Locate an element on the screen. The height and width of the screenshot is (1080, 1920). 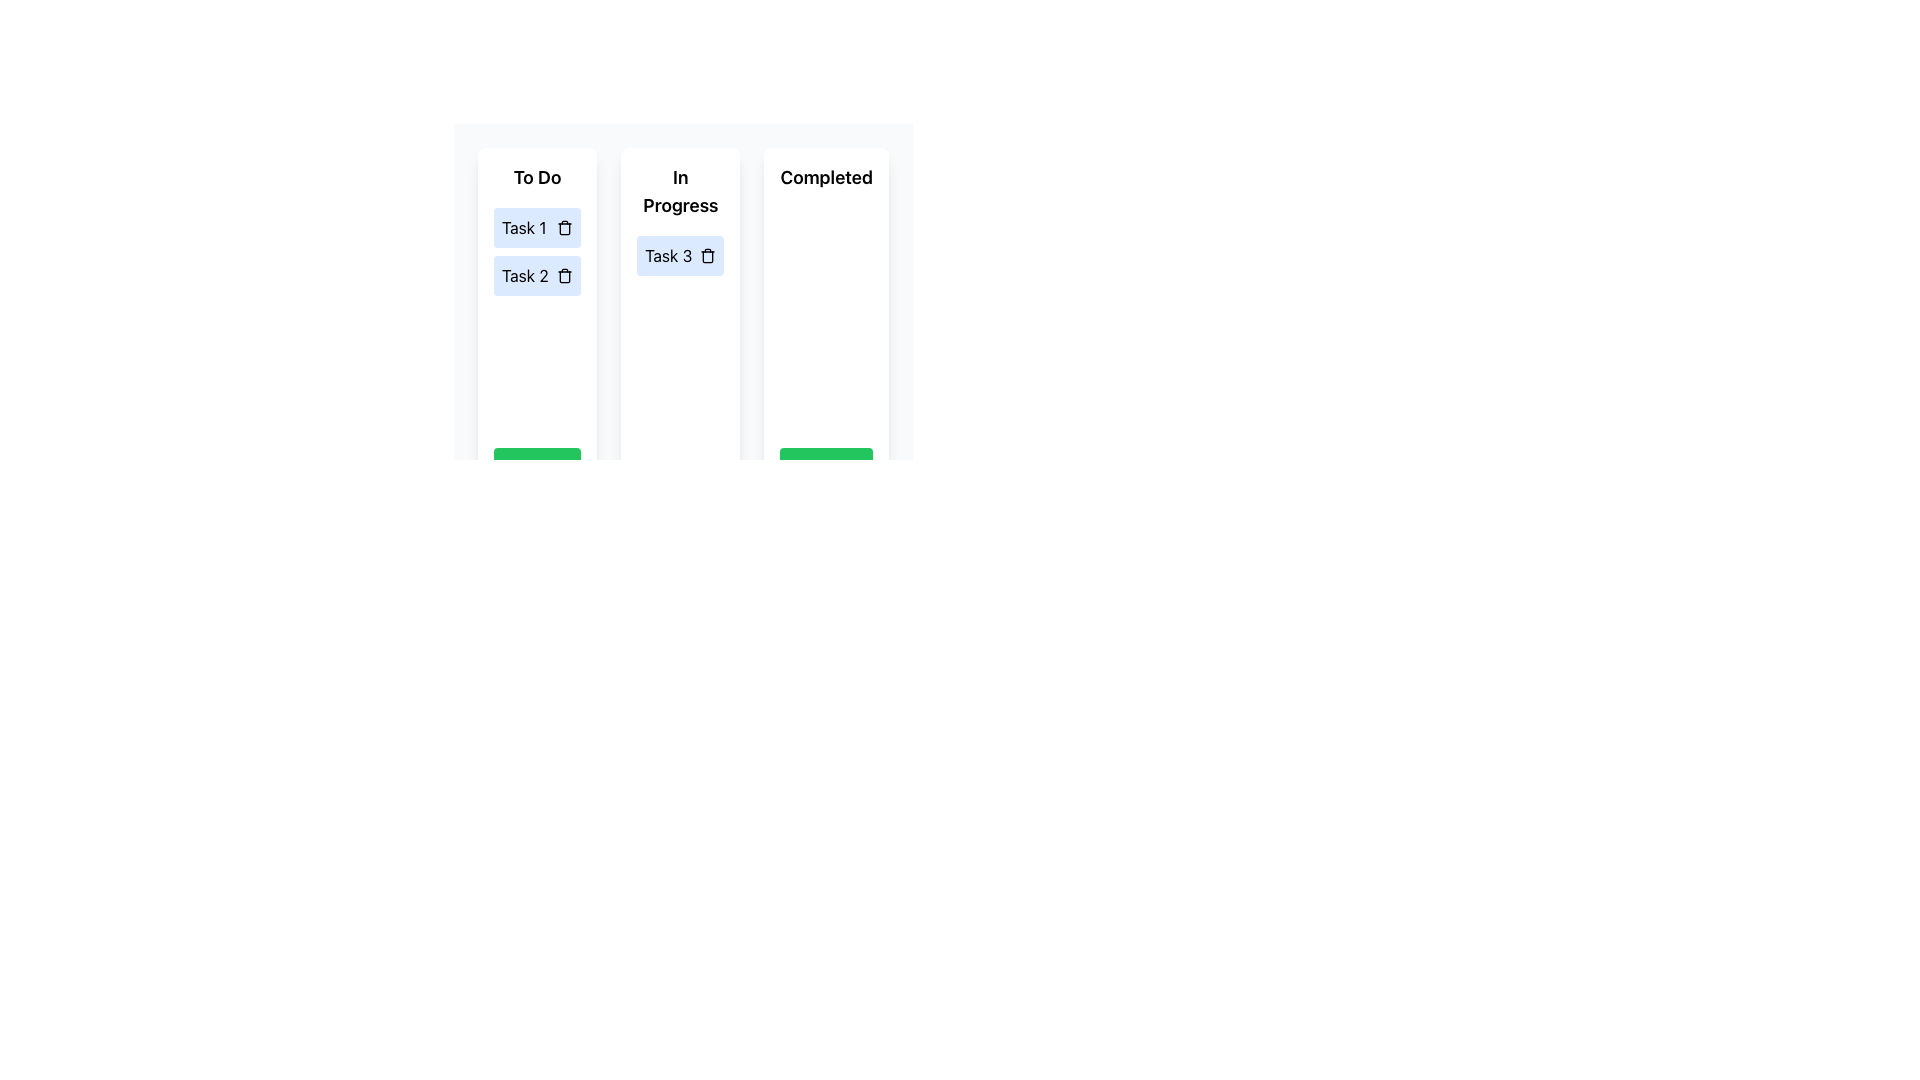
the Text Label that displays 'Completed' in bold font at the top of the card layout is located at coordinates (826, 176).